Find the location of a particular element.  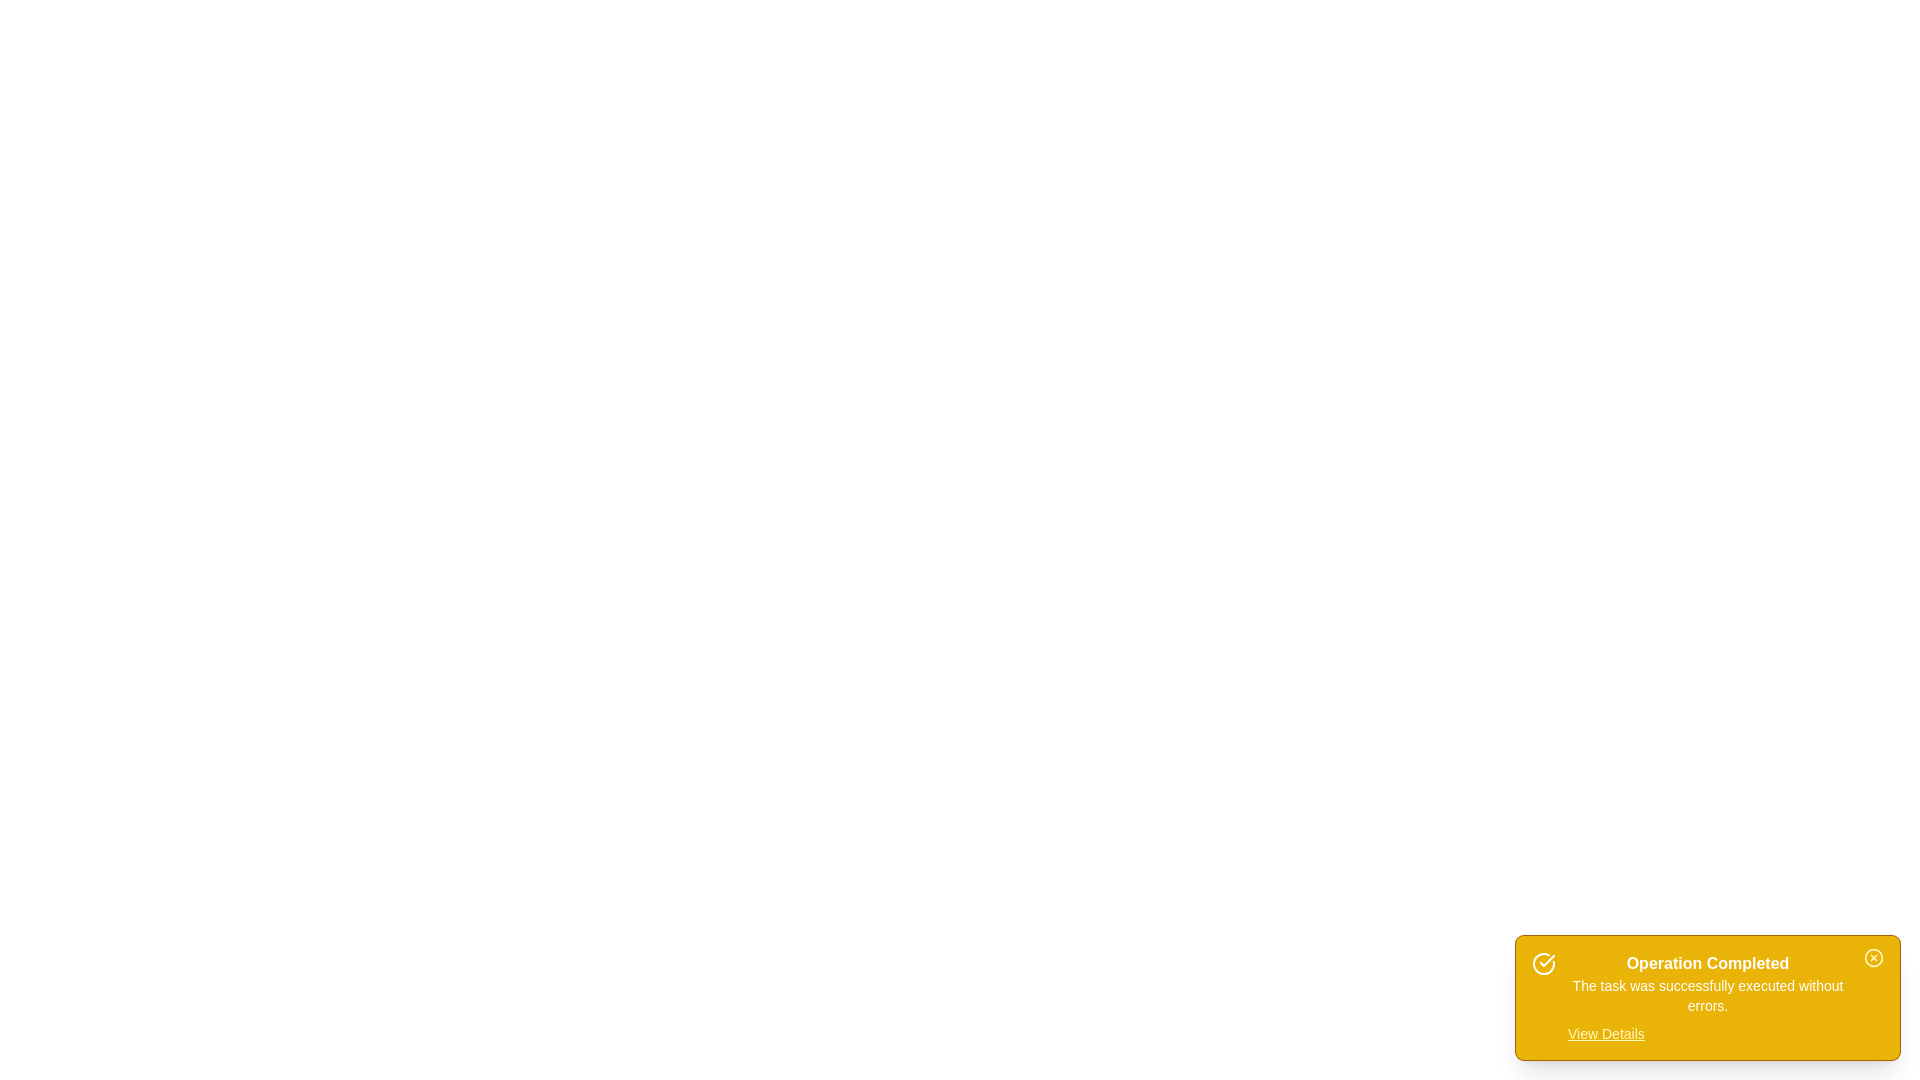

the 'View Details' link to trigger the details alert is located at coordinates (1606, 1033).